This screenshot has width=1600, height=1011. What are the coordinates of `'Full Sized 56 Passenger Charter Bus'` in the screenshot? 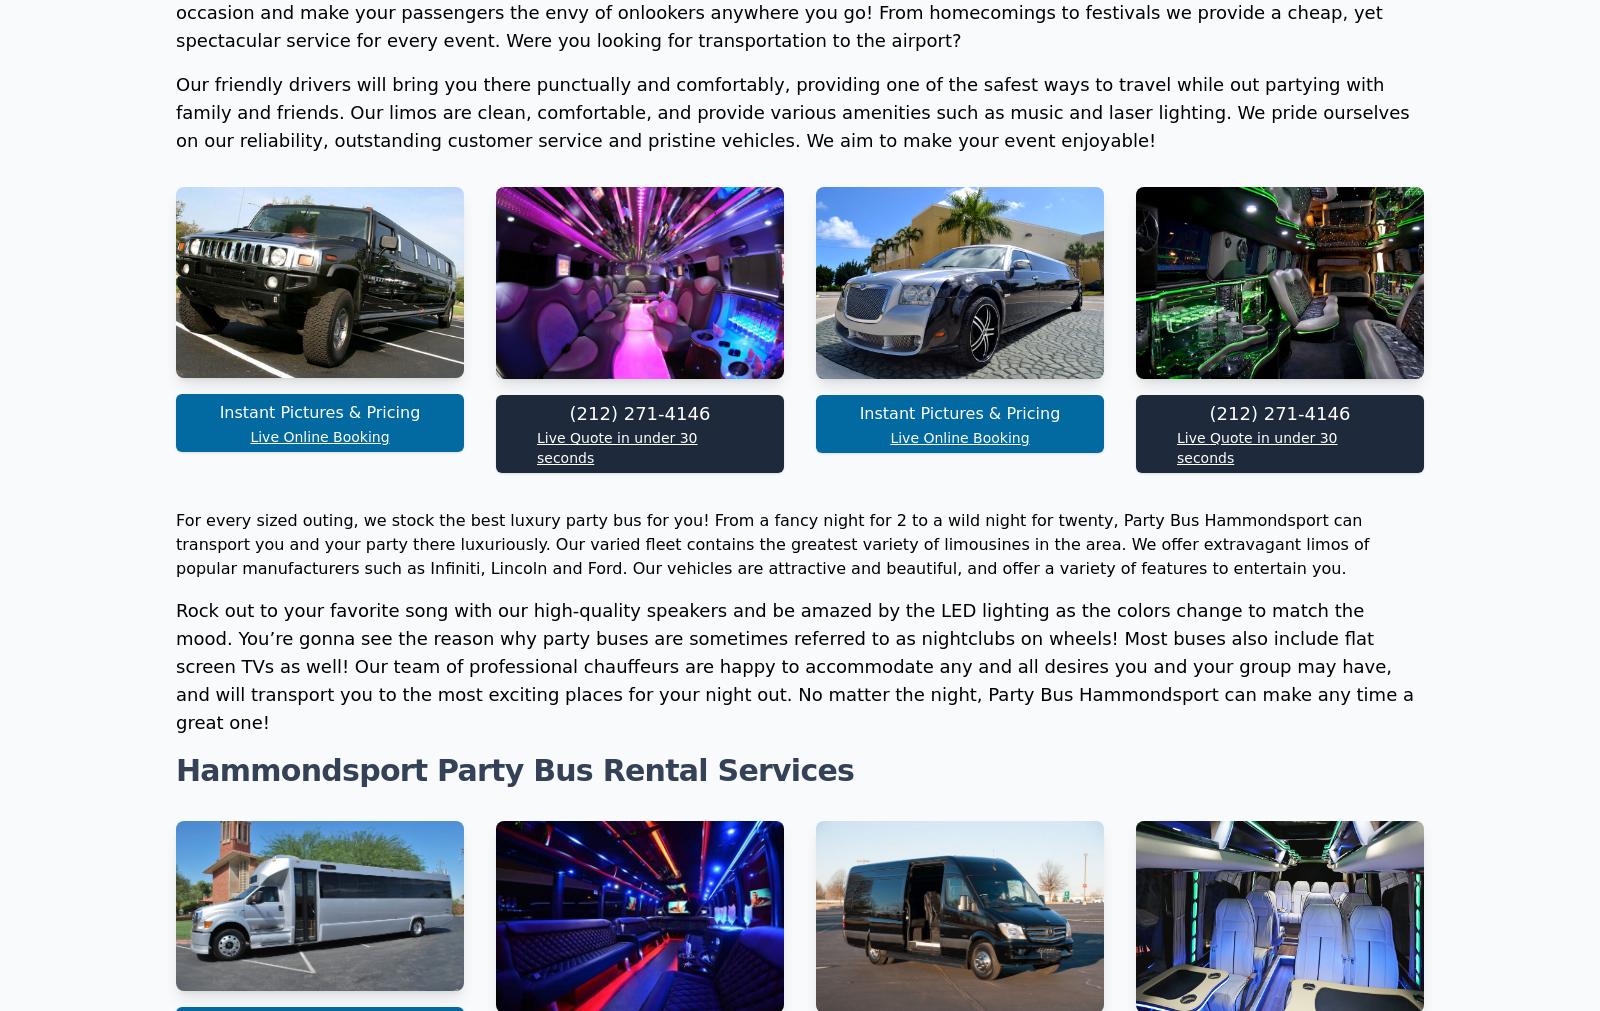 It's located at (1040, 99).